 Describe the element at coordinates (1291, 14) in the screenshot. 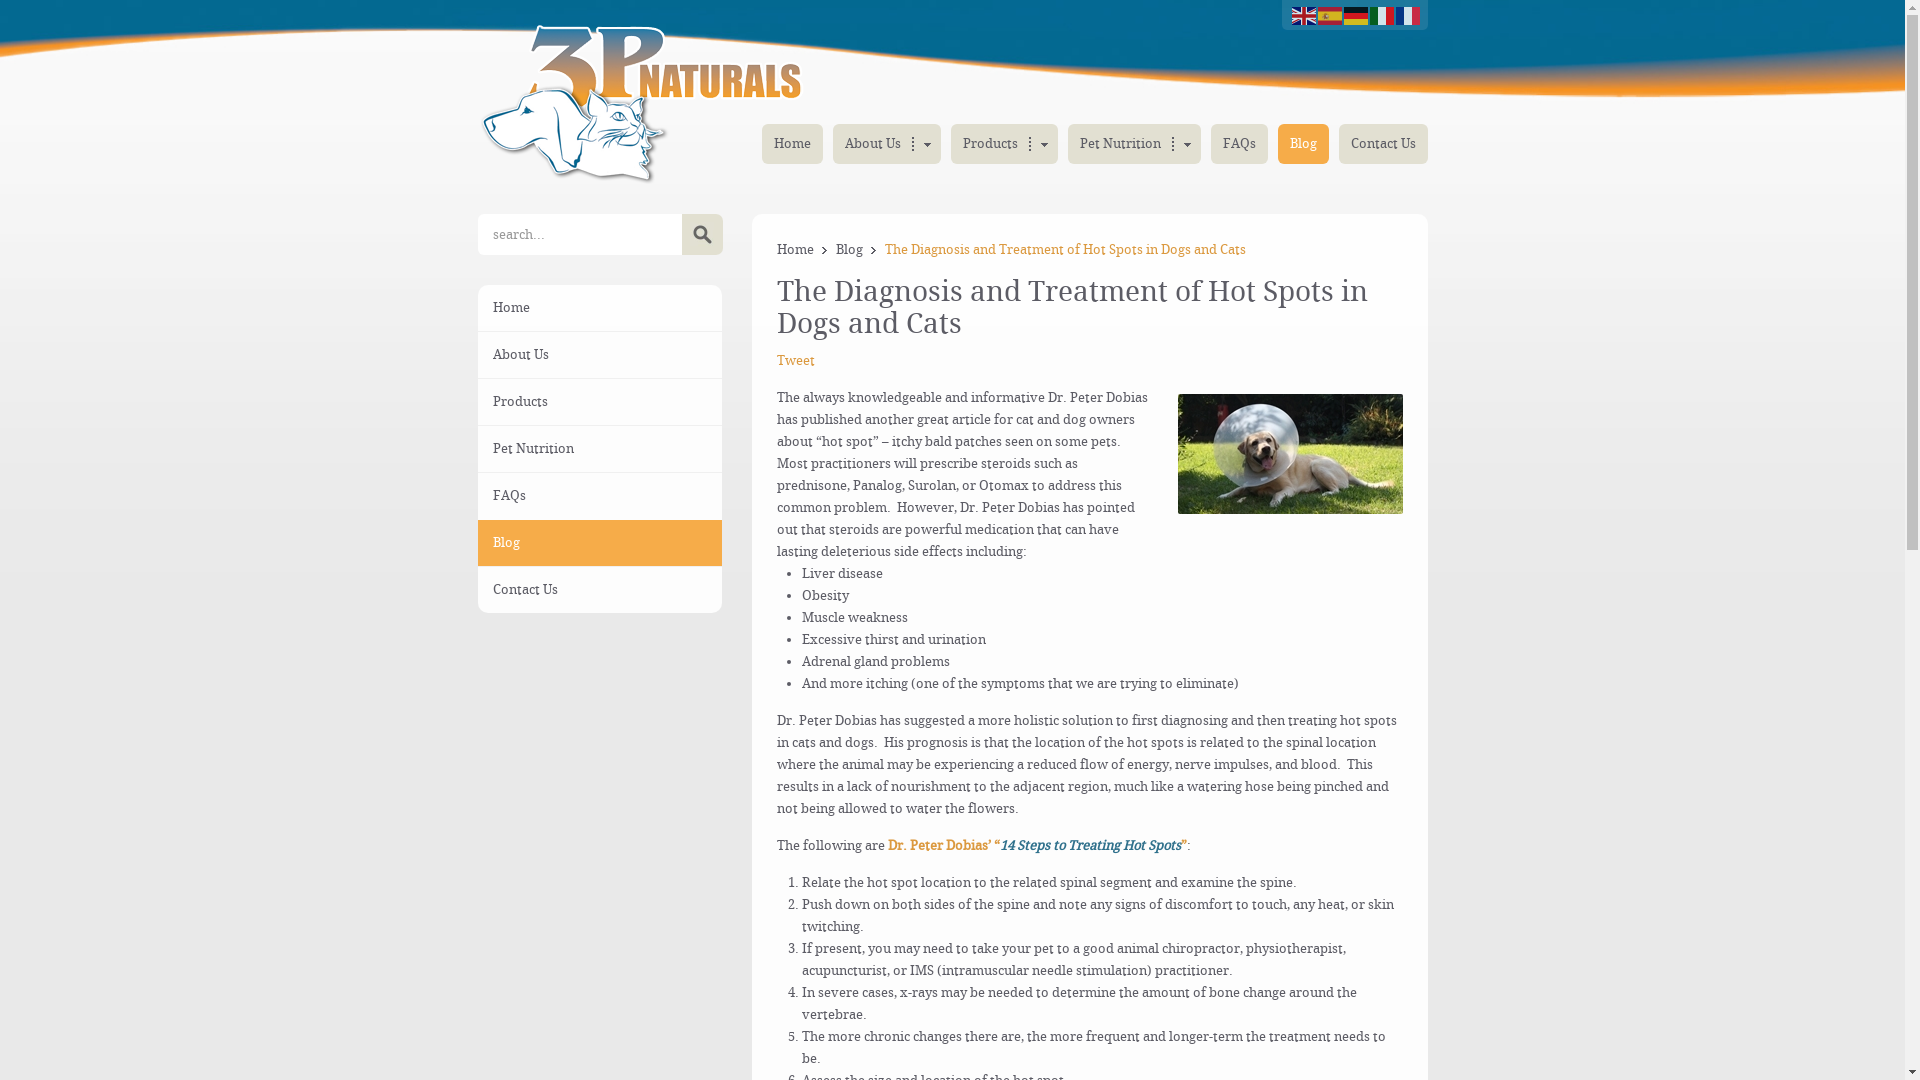

I see `'English'` at that location.